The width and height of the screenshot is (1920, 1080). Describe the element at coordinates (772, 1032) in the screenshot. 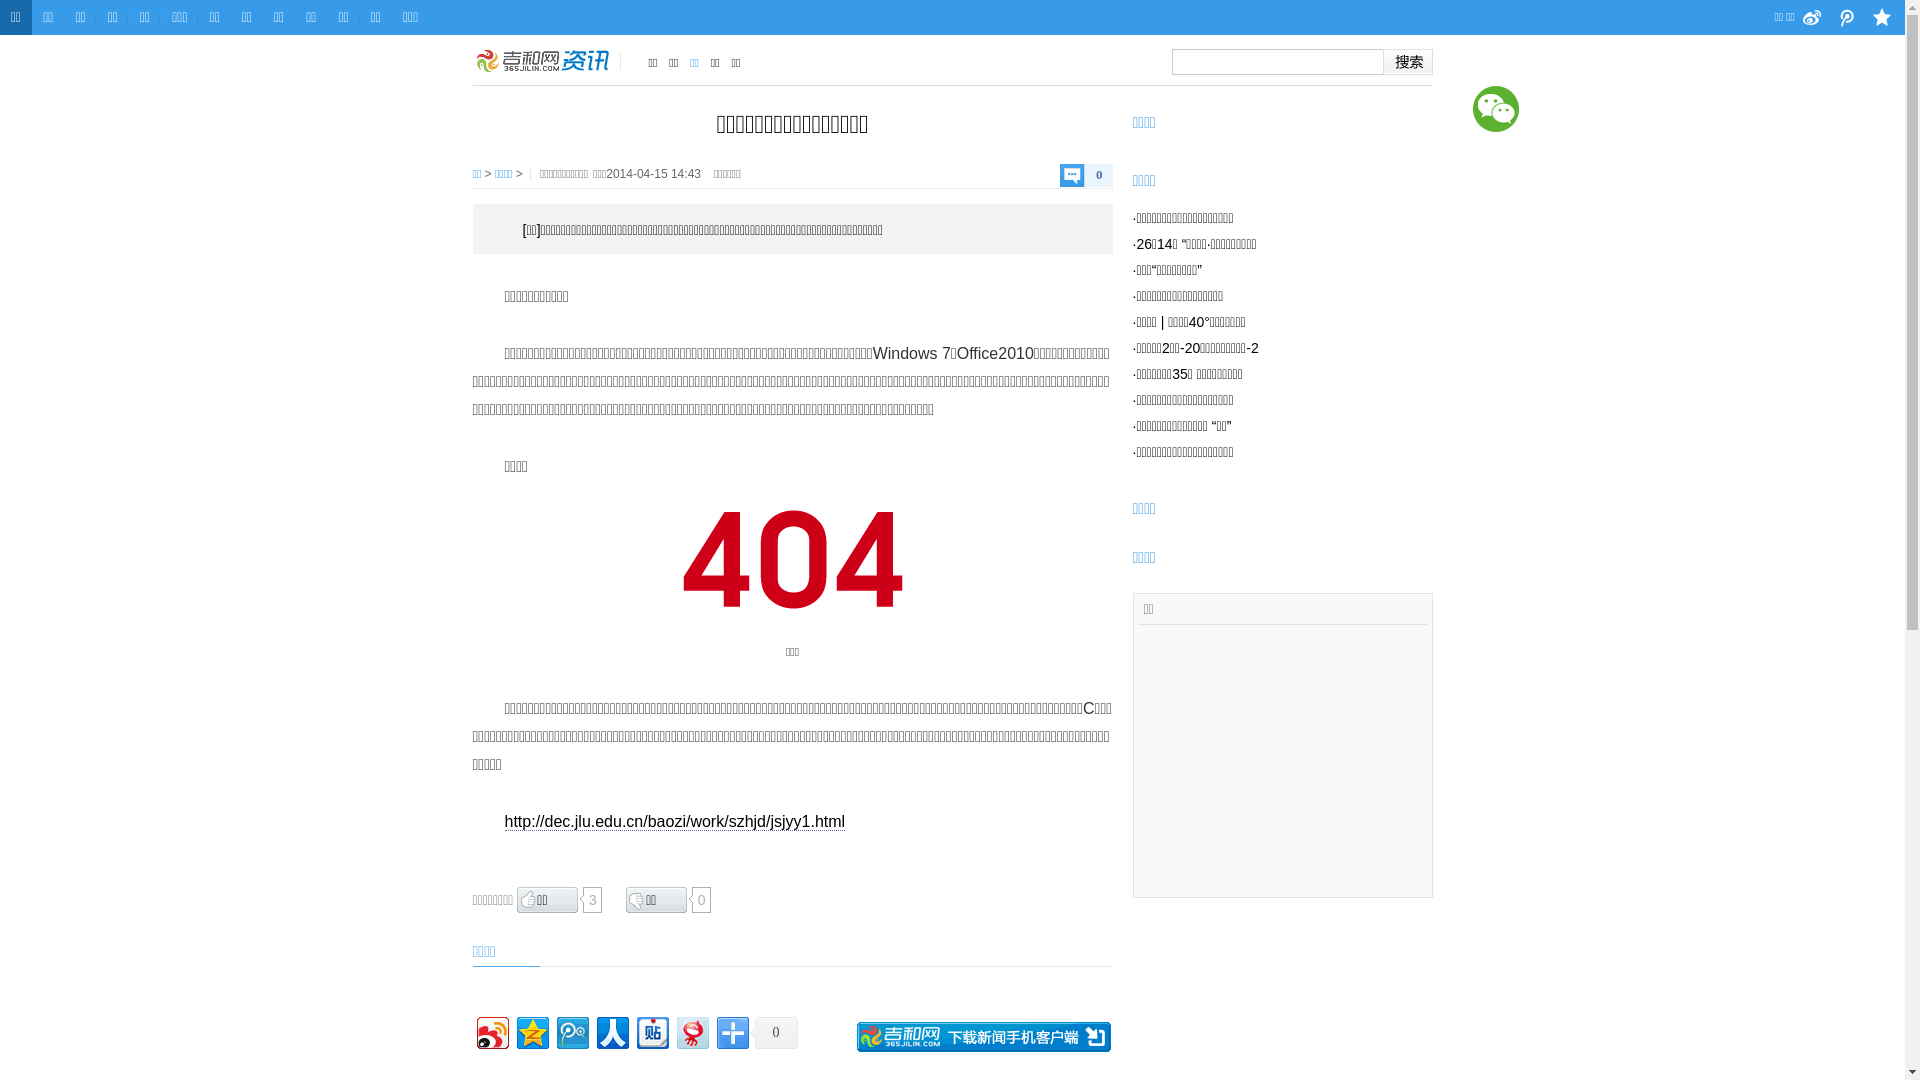

I see `'0'` at that location.